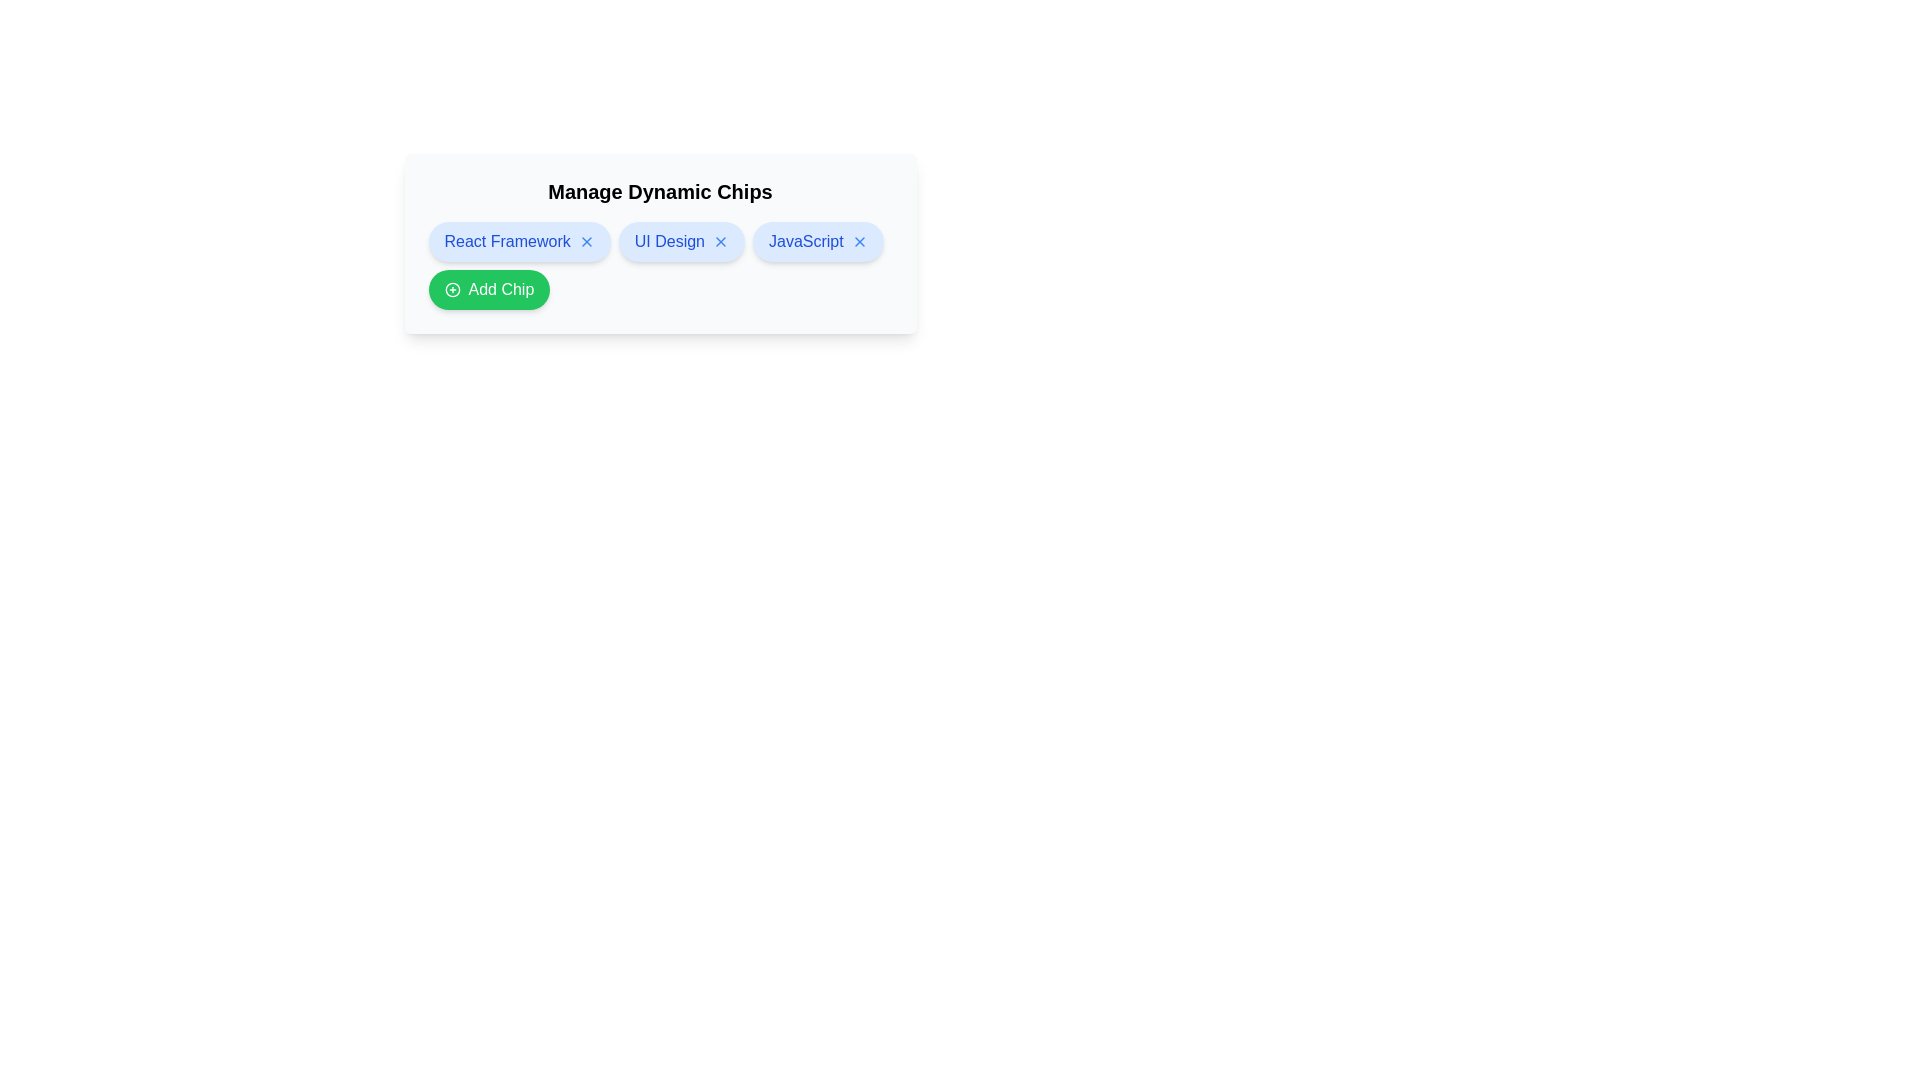  What do you see at coordinates (859, 241) in the screenshot?
I see `close button of the chip labeled 'JavaScript' to remove it` at bounding box center [859, 241].